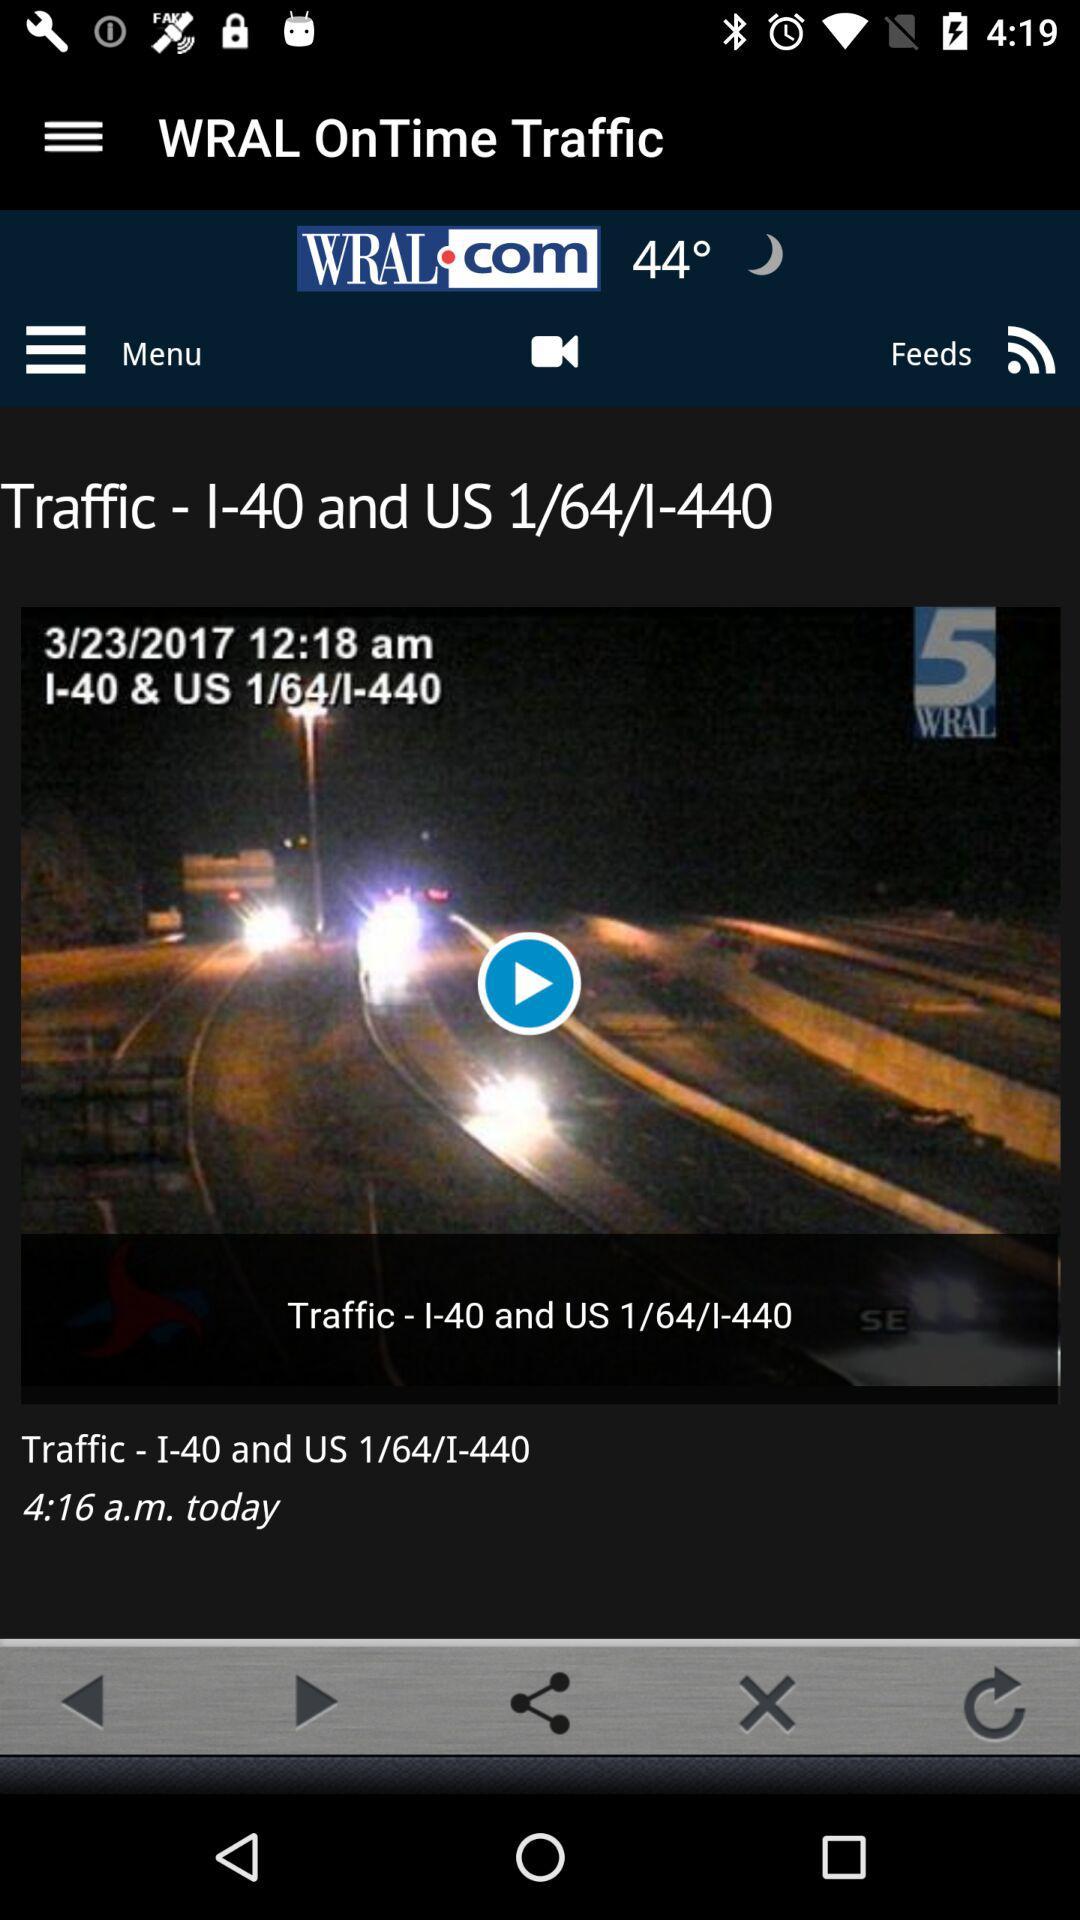 The image size is (1080, 1920). I want to click on refresh, so click(994, 1702).